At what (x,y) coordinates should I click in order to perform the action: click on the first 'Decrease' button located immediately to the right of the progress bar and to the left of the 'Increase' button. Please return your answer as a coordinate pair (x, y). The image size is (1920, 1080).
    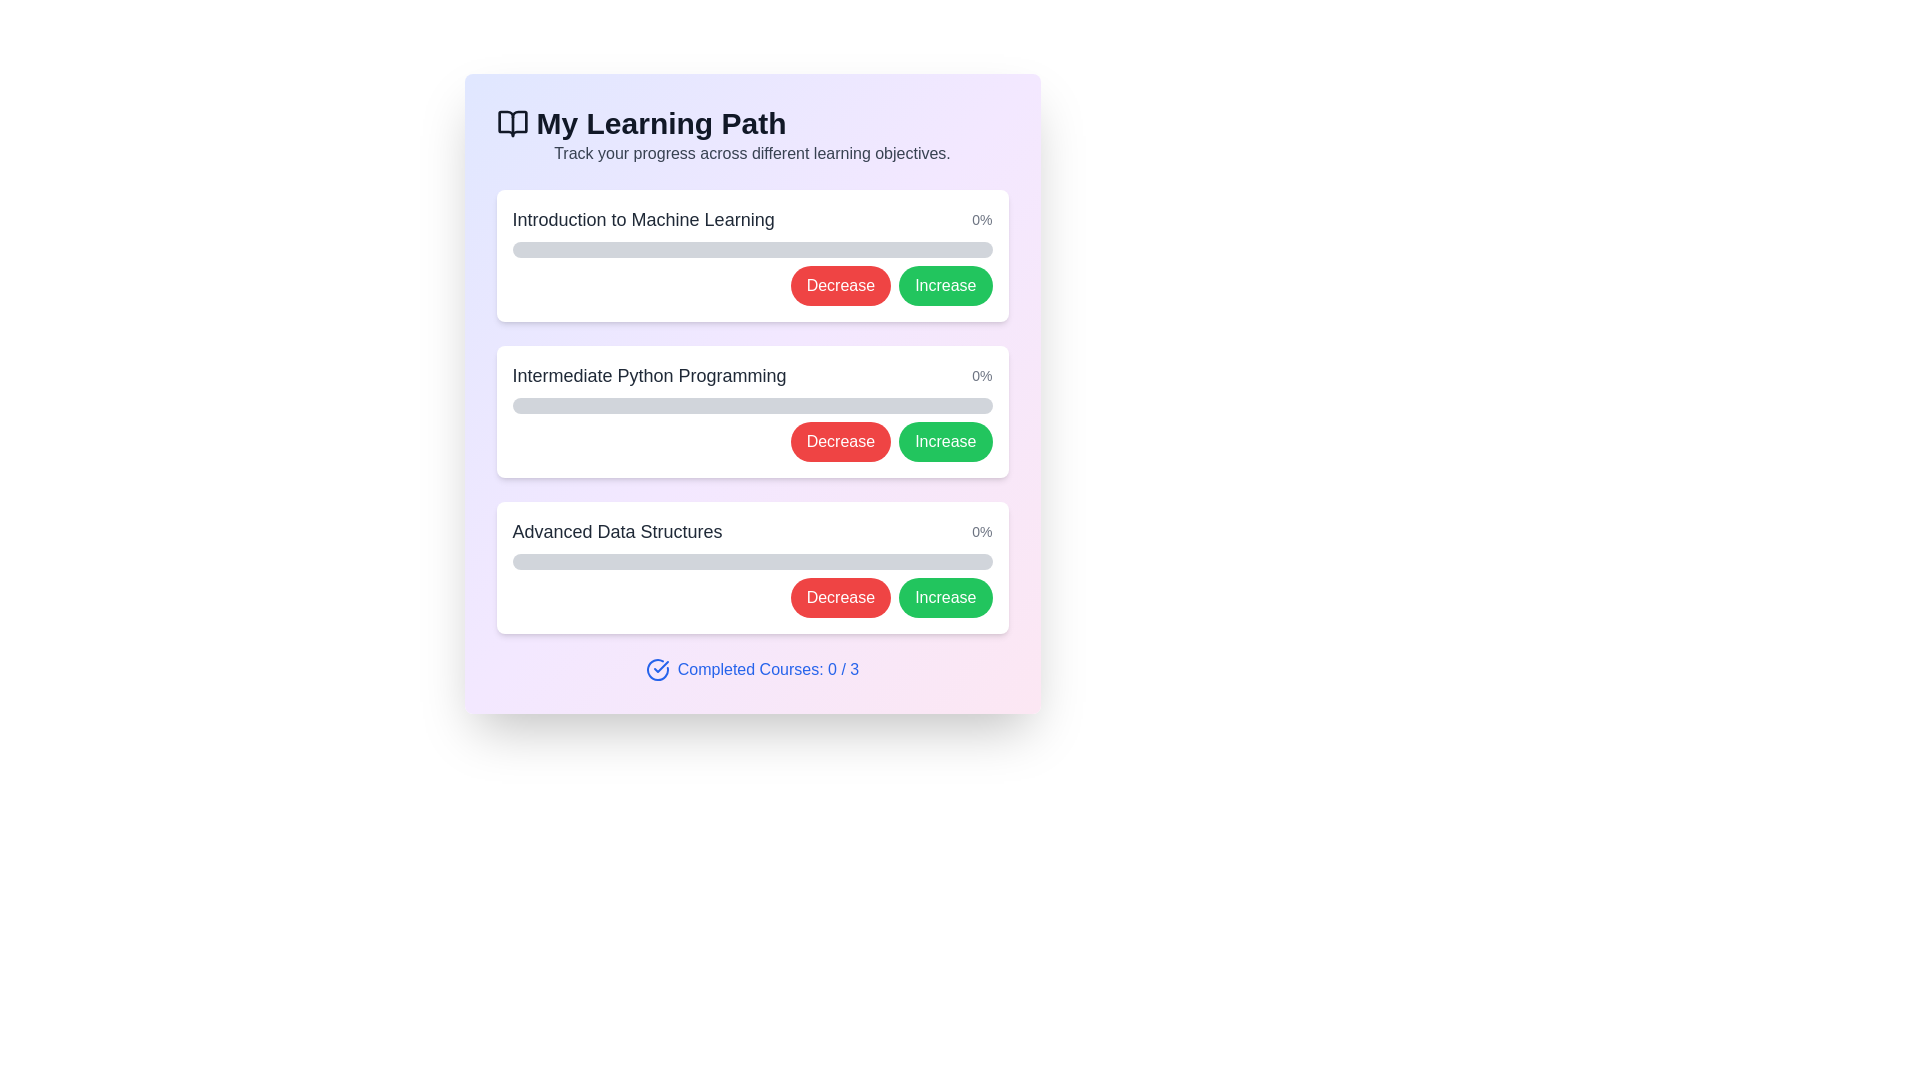
    Looking at the image, I should click on (840, 285).